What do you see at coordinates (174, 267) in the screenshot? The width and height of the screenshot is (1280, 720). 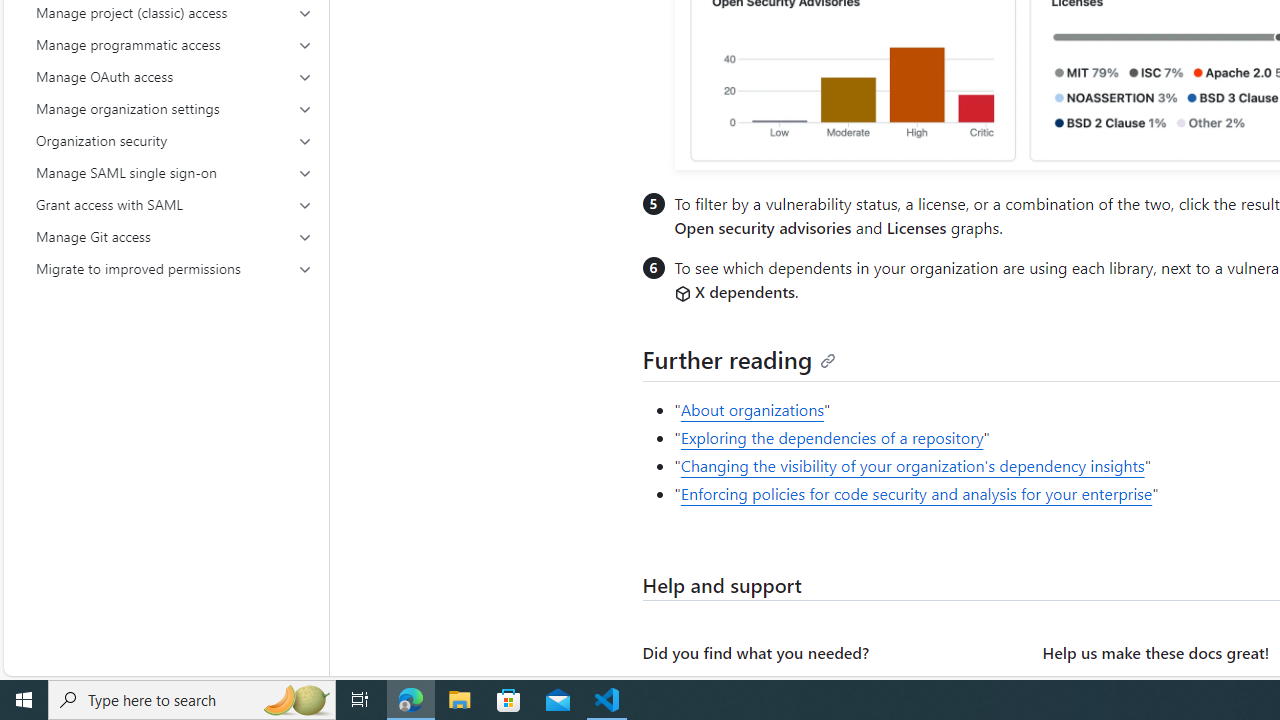 I see `'Migrate to improved permissions'` at bounding box center [174, 267].